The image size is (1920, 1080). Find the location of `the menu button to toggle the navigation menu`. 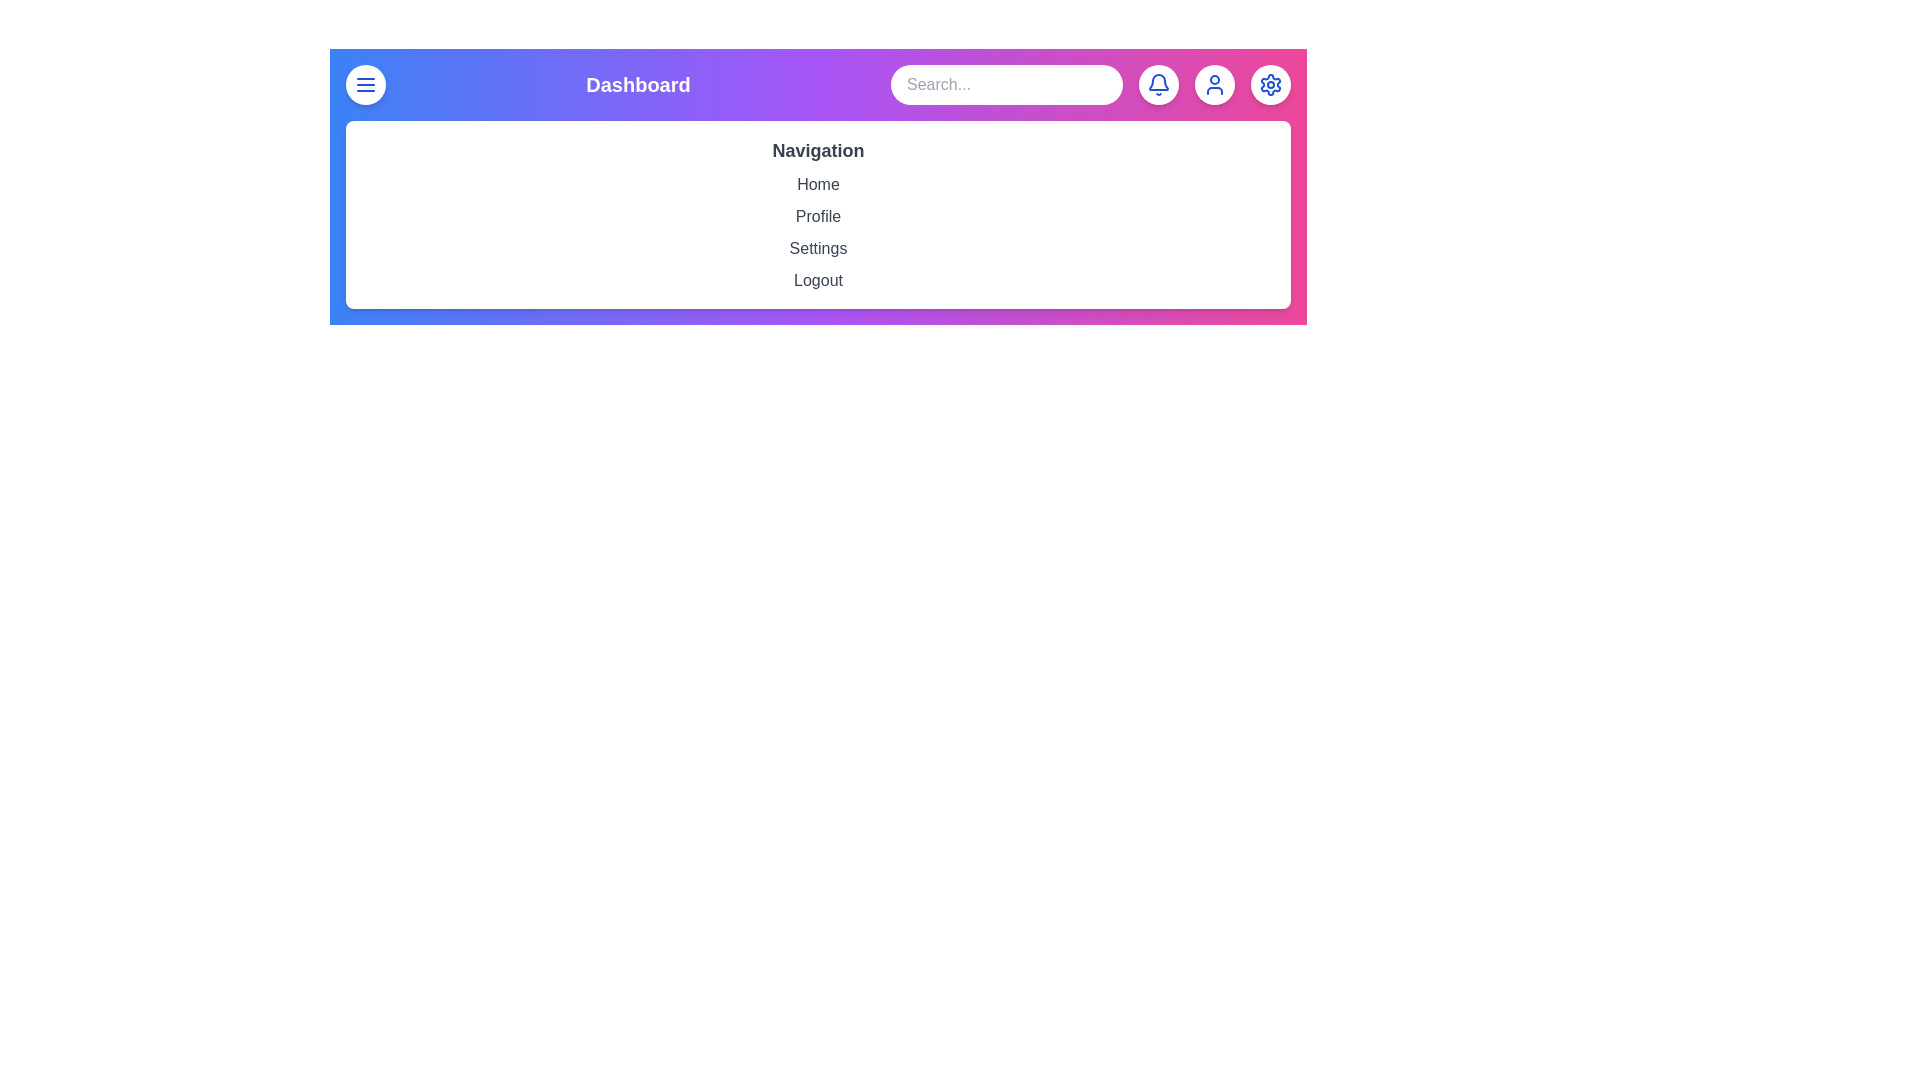

the menu button to toggle the navigation menu is located at coordinates (365, 83).